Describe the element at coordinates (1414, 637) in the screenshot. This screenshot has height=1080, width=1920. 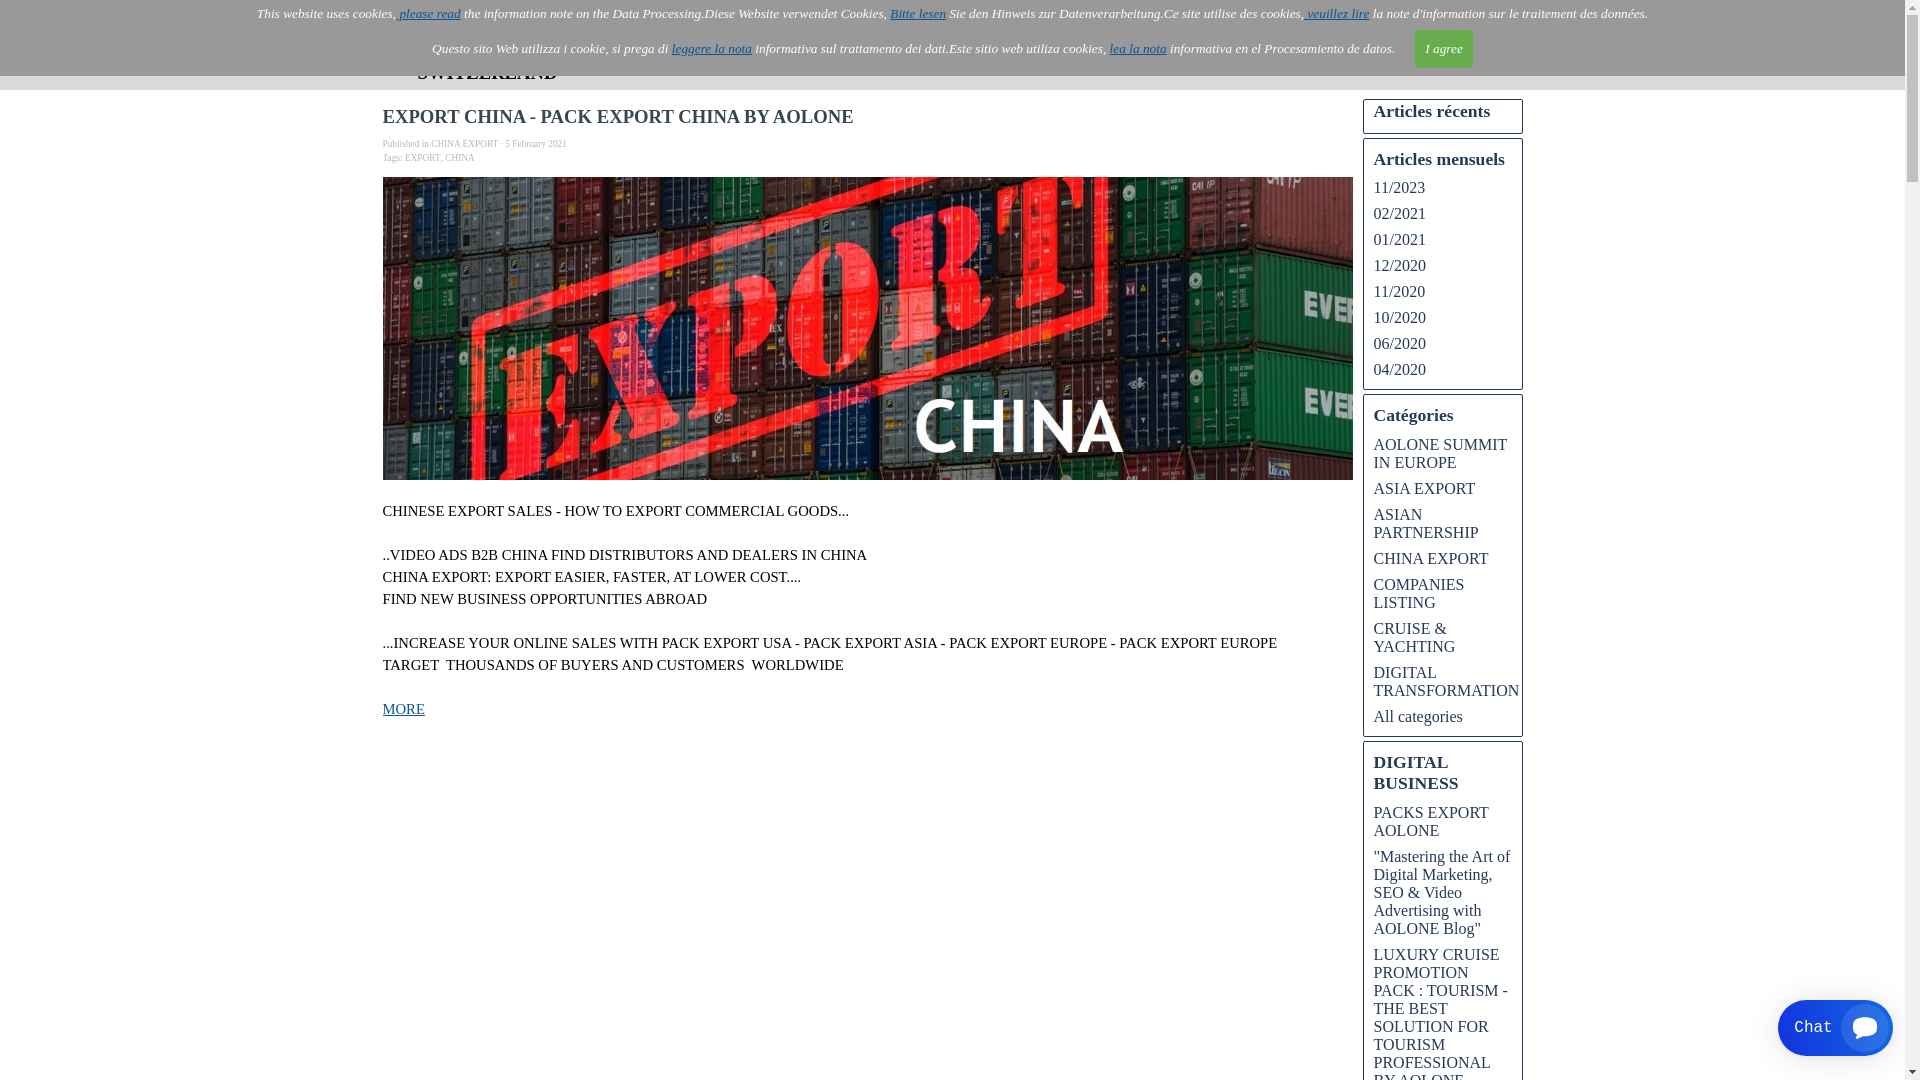
I see `'CRUISE & YACHTING'` at that location.